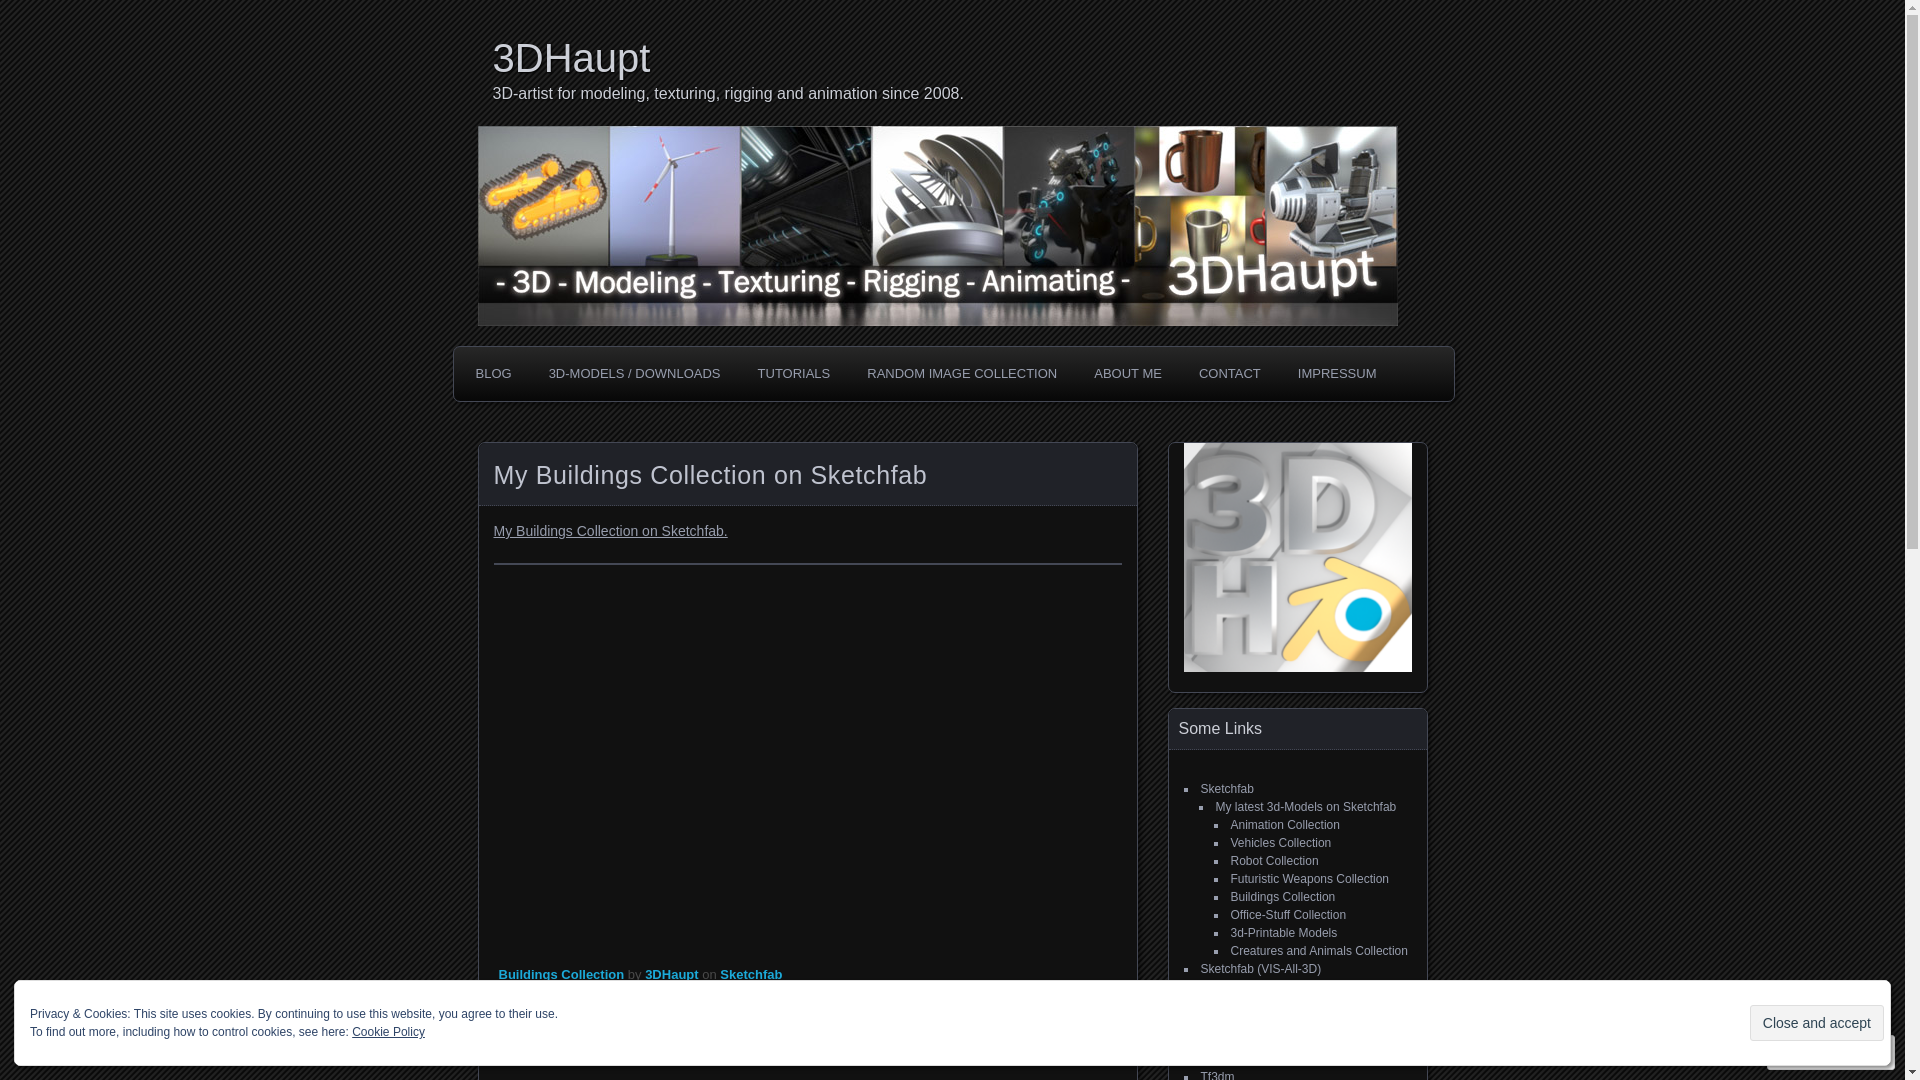  Describe the element at coordinates (1258, 1022) in the screenshot. I see `'CGTrader (VIS-All-3D)'` at that location.